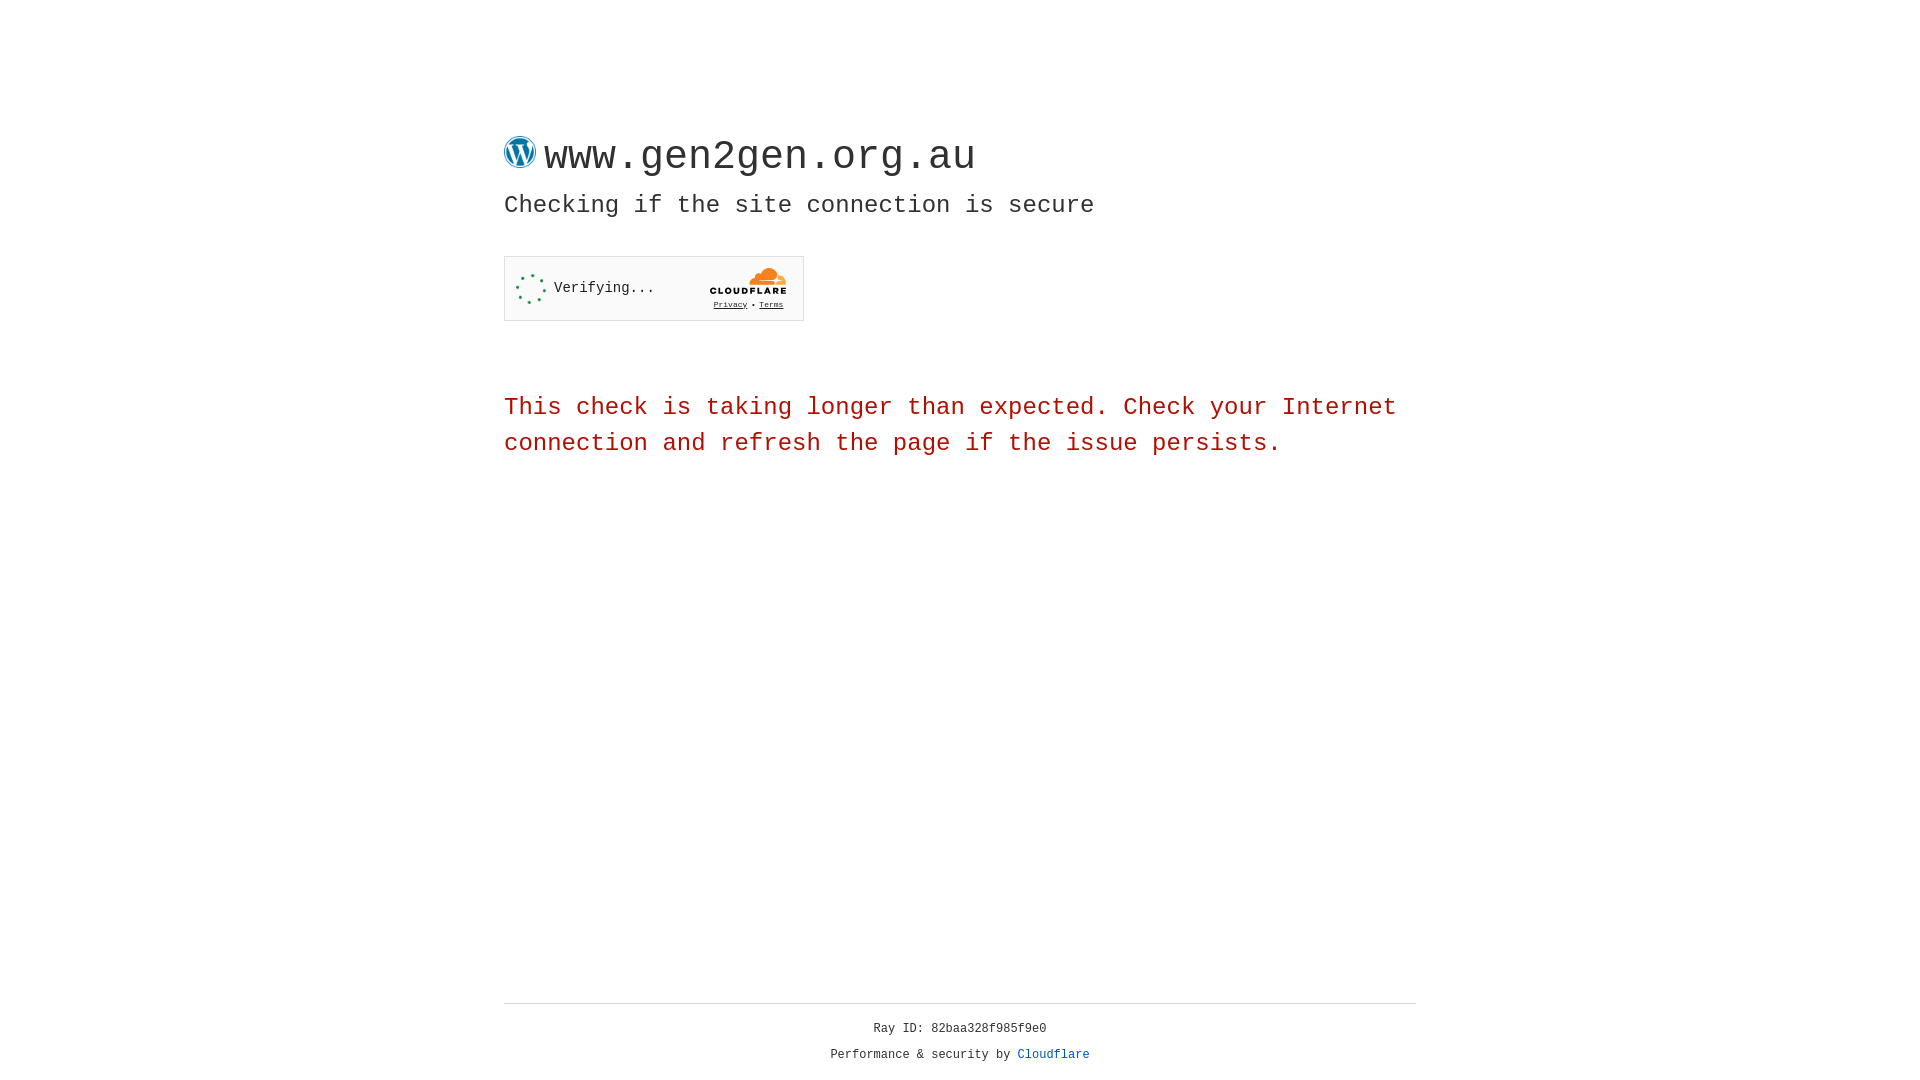 The image size is (1920, 1080). I want to click on 'Cloudflare', so click(1017, 1054).